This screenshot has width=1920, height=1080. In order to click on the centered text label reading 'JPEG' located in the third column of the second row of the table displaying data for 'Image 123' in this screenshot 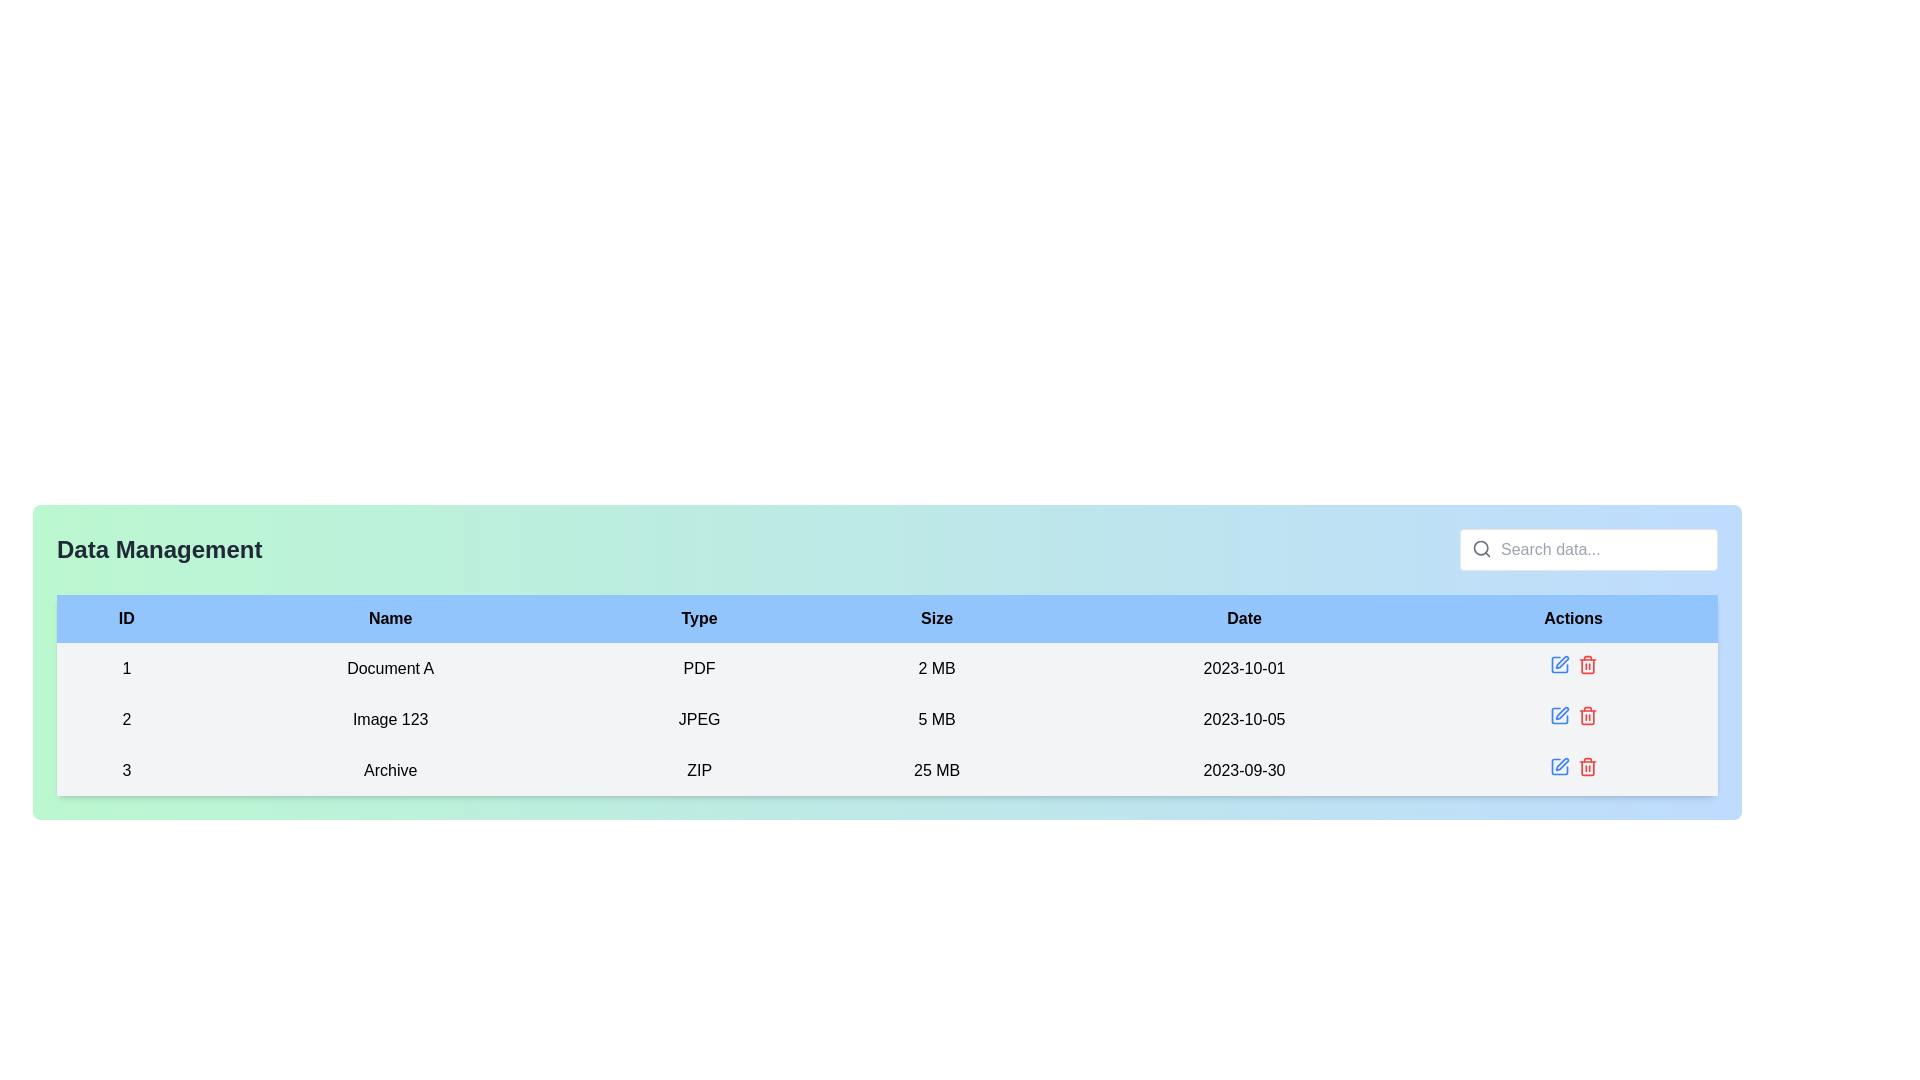, I will do `click(699, 718)`.